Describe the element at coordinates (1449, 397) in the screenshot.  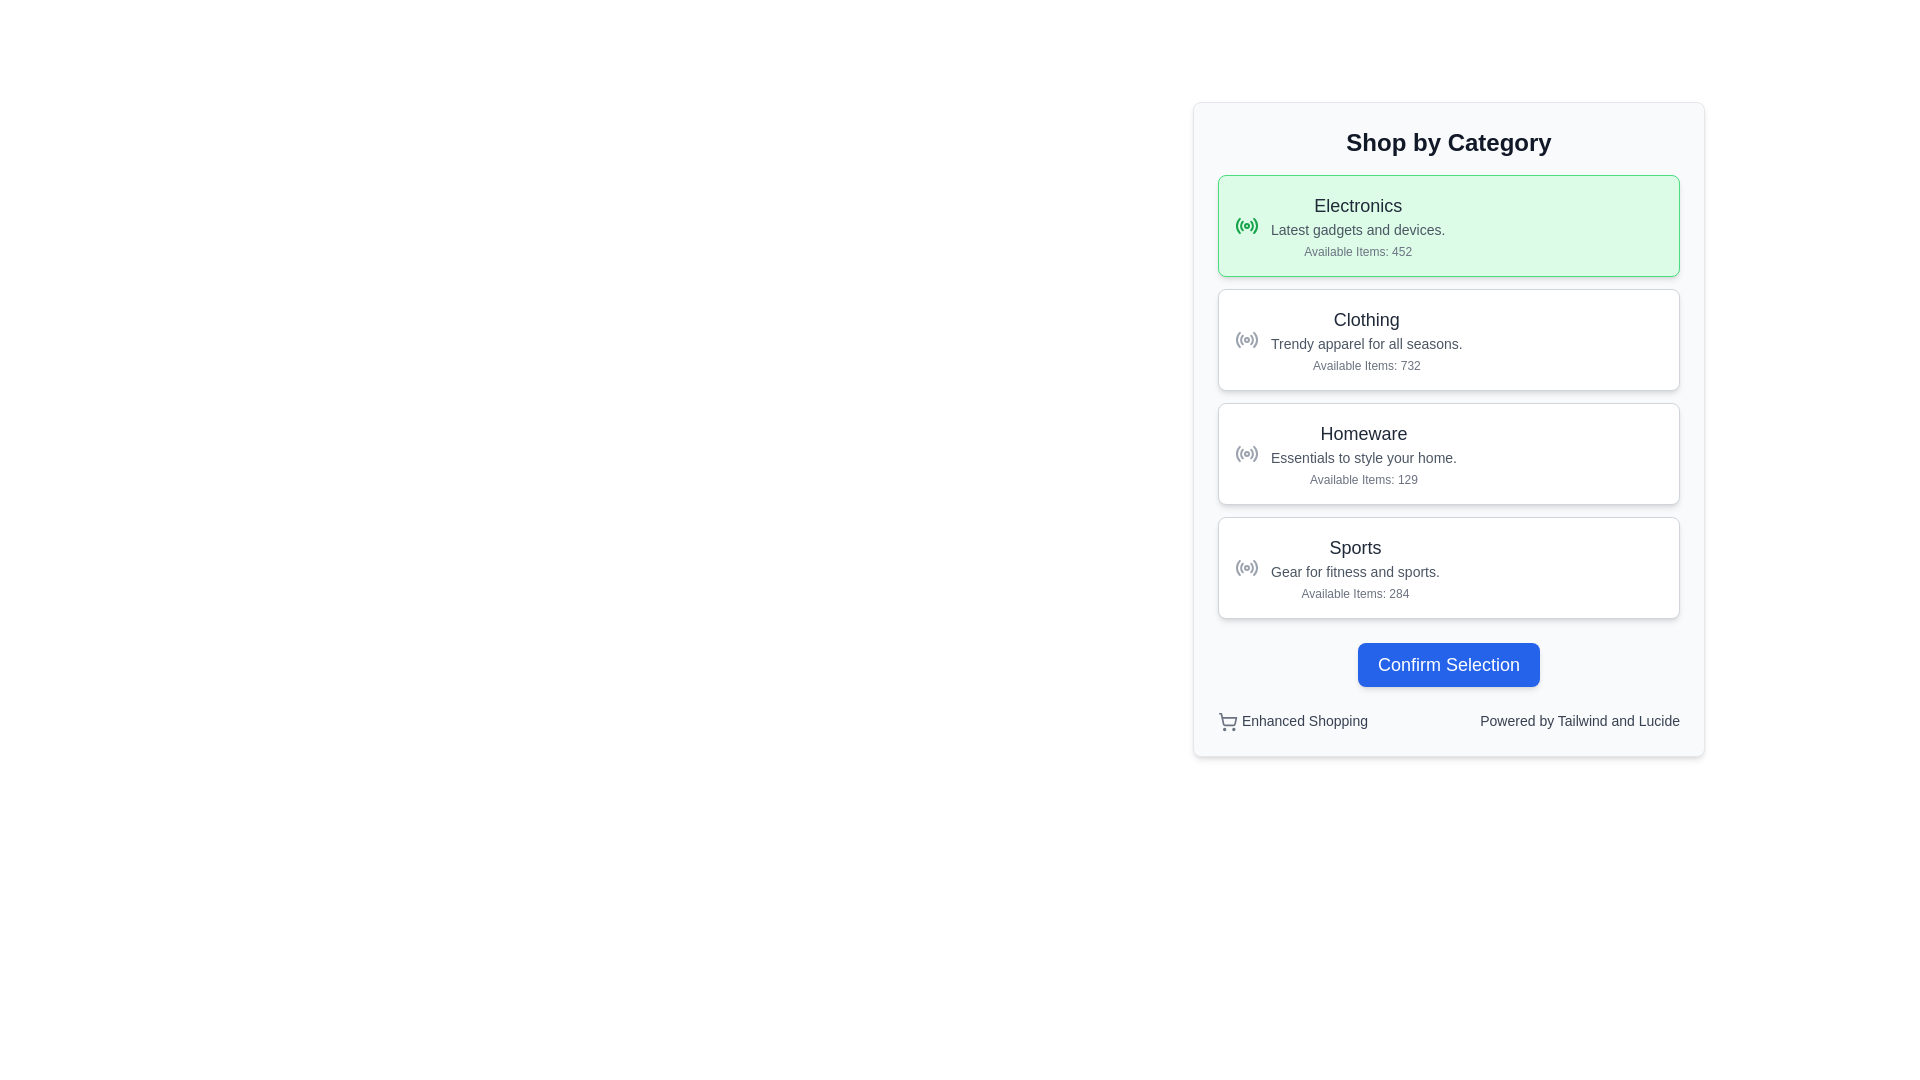
I see `a list item in the 'Shop by Category' vertical list of selectable items` at that location.